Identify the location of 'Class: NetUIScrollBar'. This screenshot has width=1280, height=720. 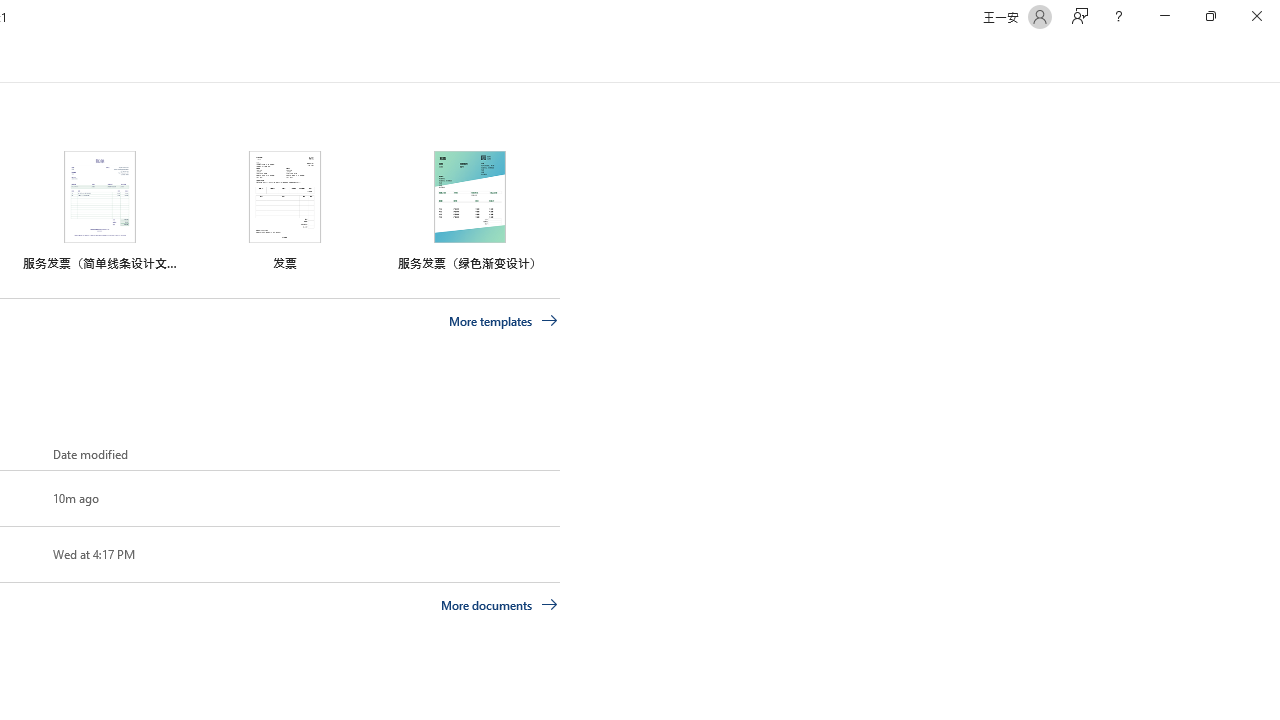
(1270, 58).